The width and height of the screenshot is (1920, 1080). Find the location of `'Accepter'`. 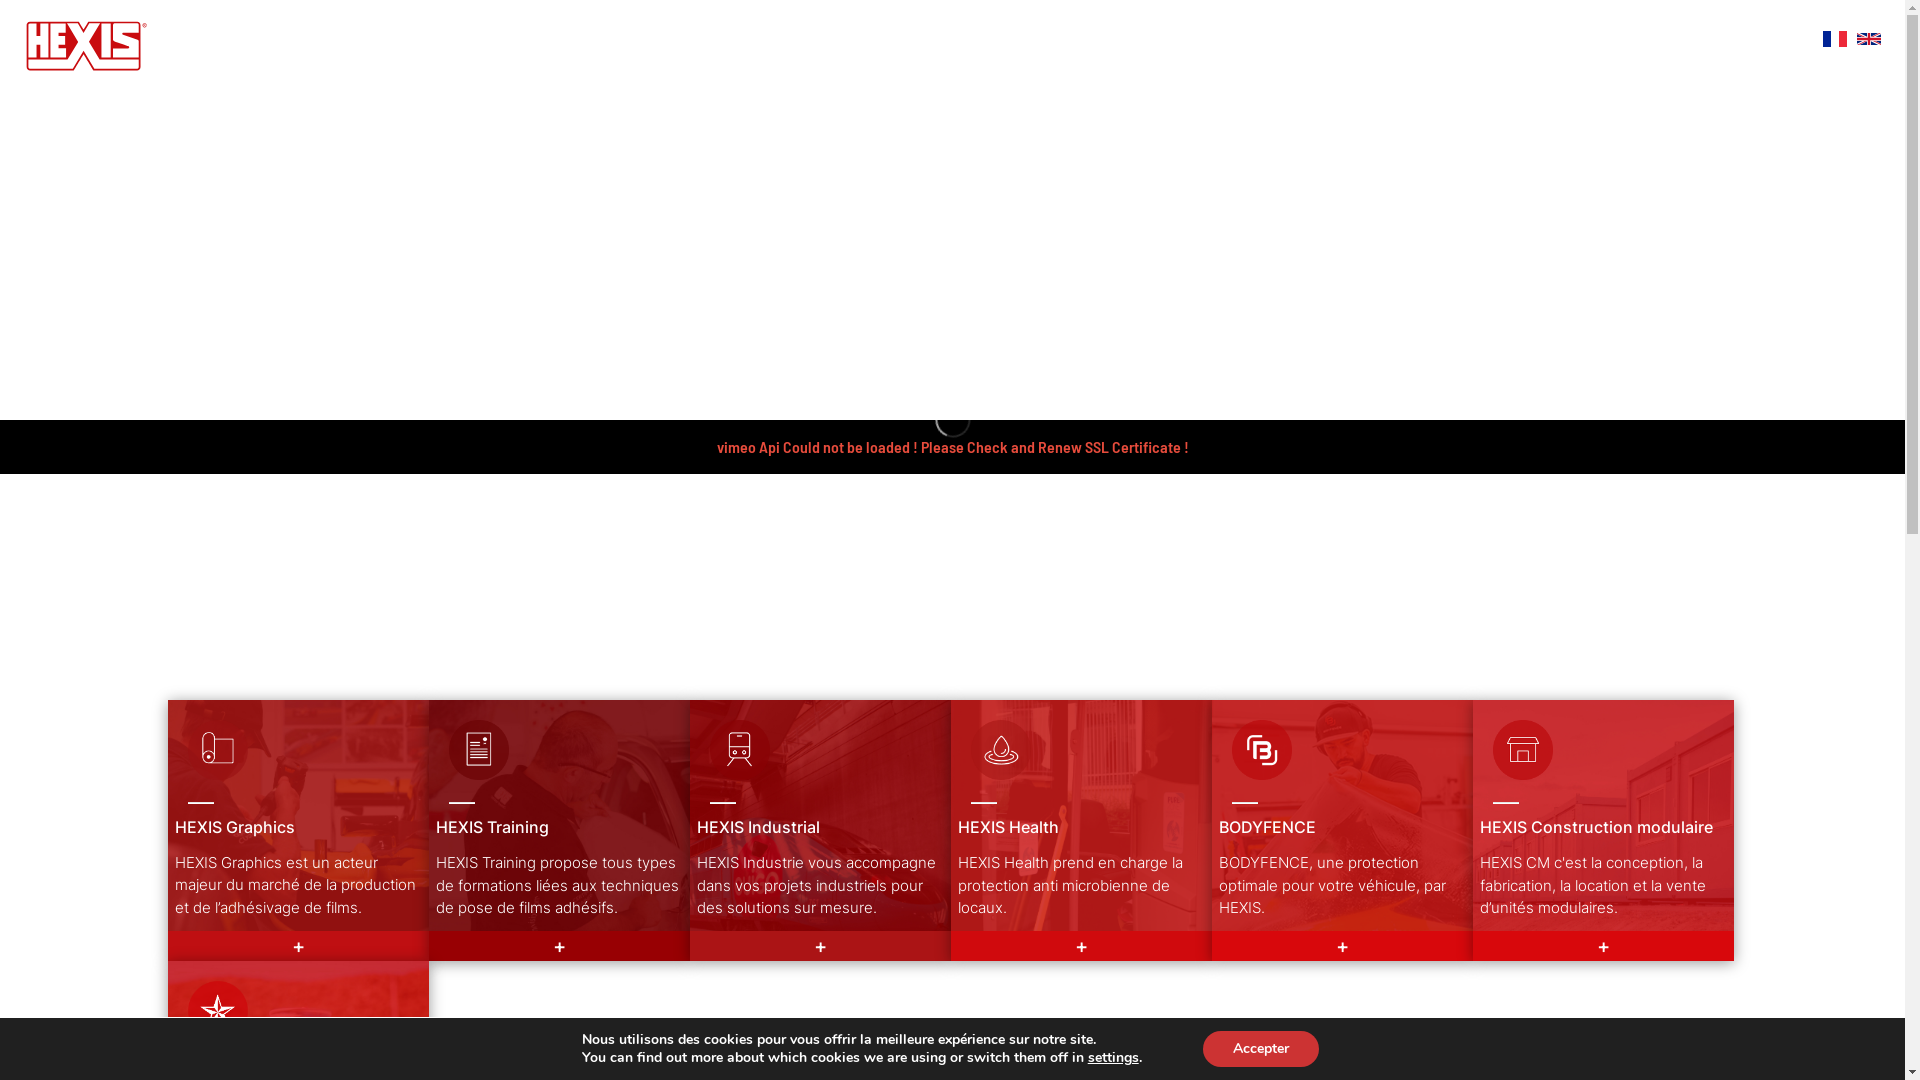

'Accepter' is located at coordinates (1260, 1048).